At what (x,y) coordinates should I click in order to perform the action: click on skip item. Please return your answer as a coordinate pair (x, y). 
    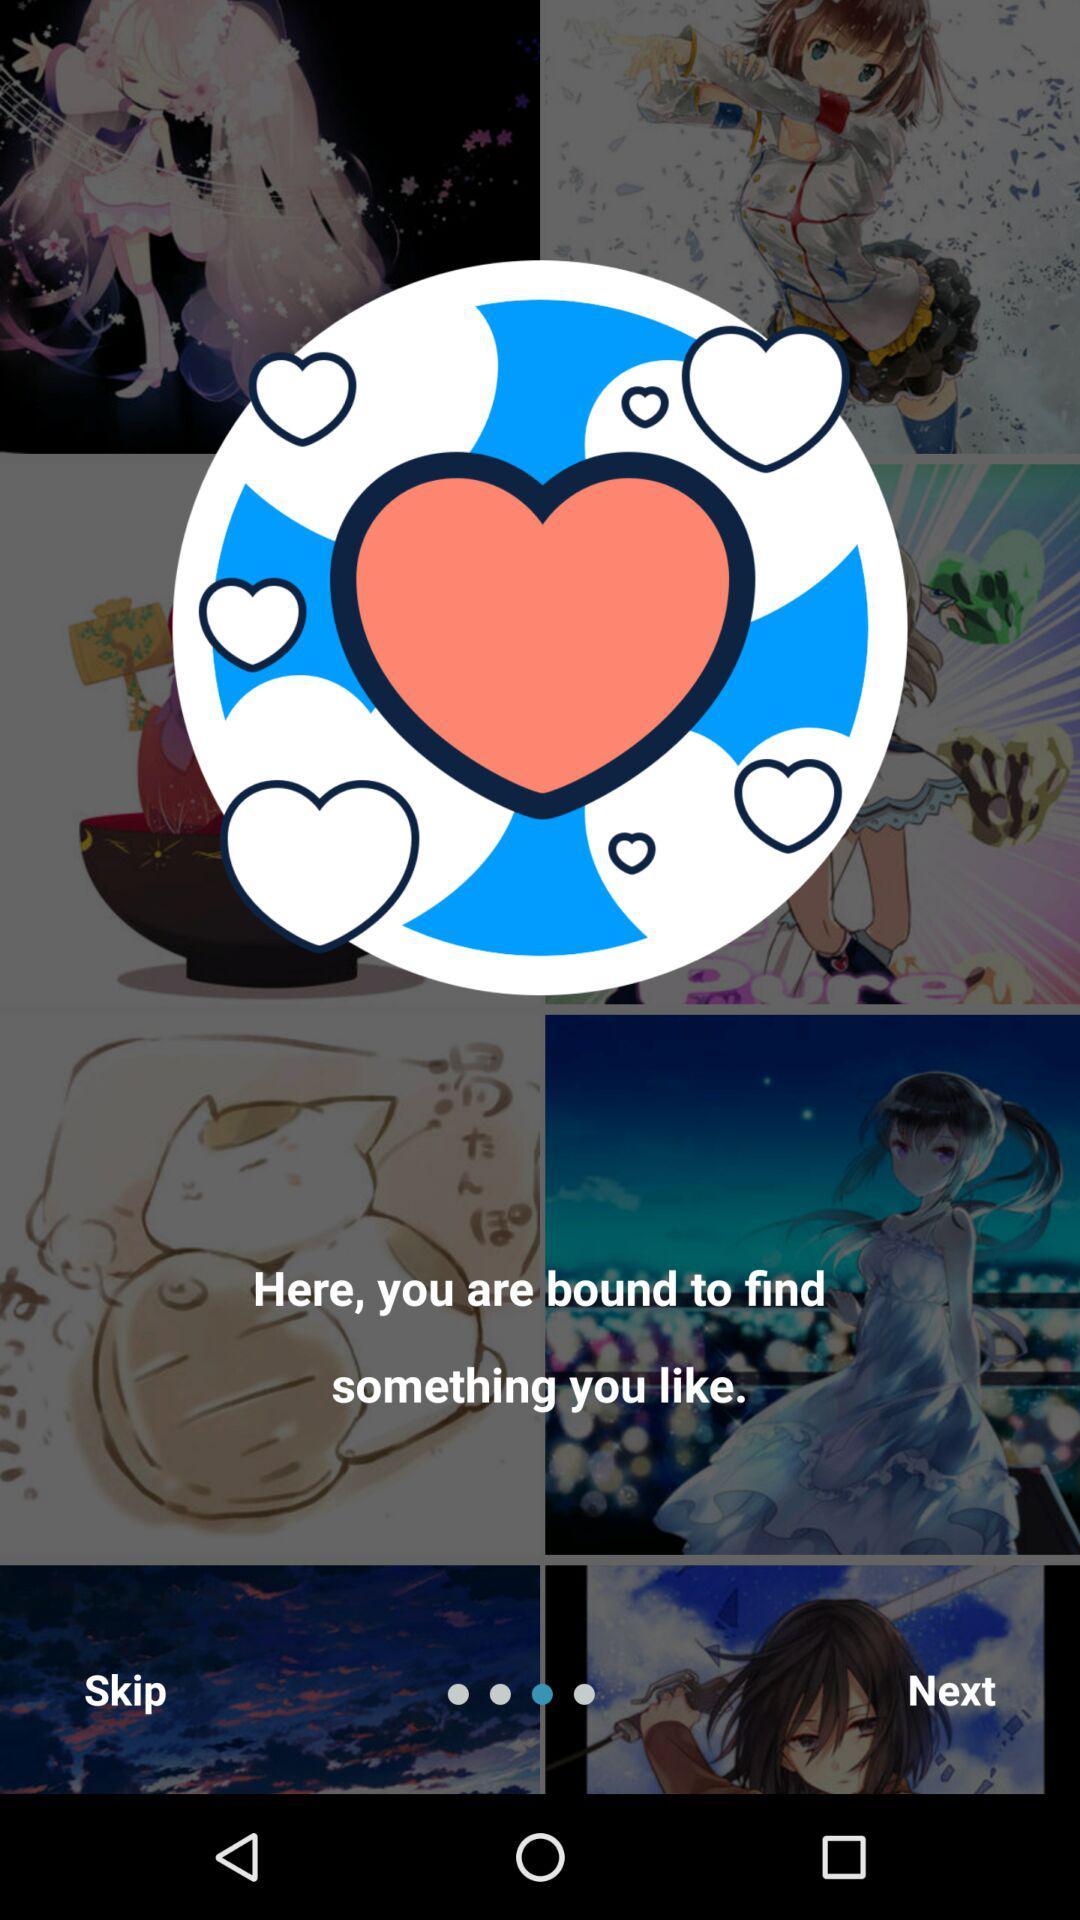
    Looking at the image, I should click on (125, 1688).